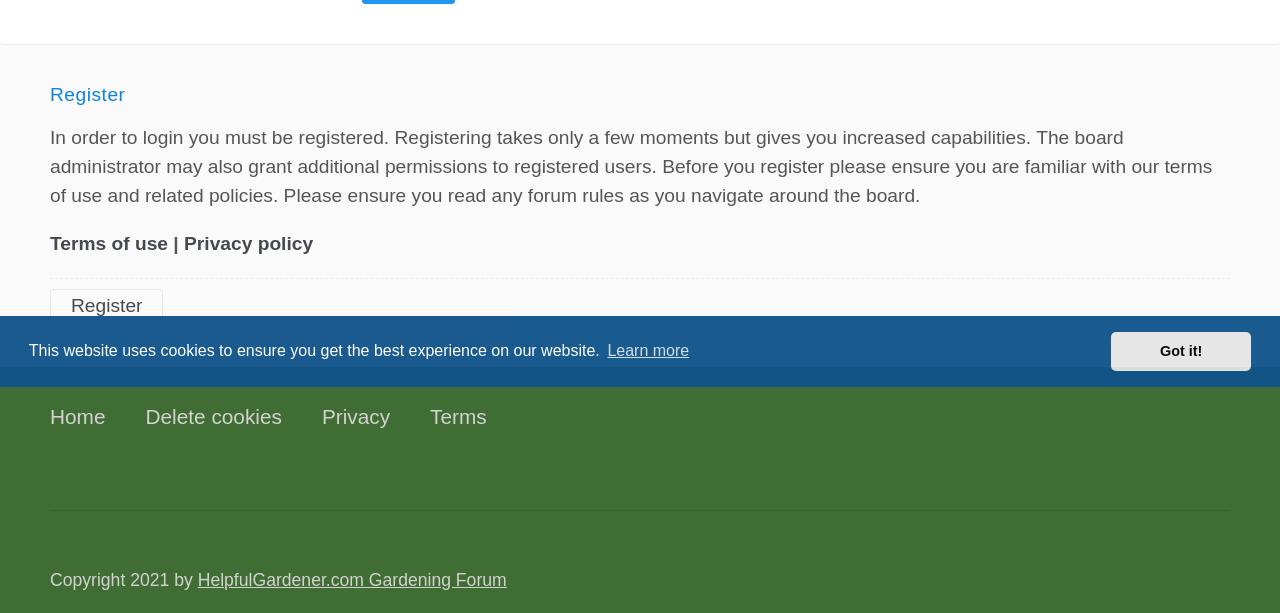 This screenshot has height=613, width=1280. I want to click on 'In order to login you must be registered. Registering takes only a few moments but gives you increased capabilities. The board administrator may also grant additional permissions to registered users. Before you register please ensure you are familiar with our terms of use and related policies. Please ensure you read any forum rules as you navigate around the board.', so click(50, 165).